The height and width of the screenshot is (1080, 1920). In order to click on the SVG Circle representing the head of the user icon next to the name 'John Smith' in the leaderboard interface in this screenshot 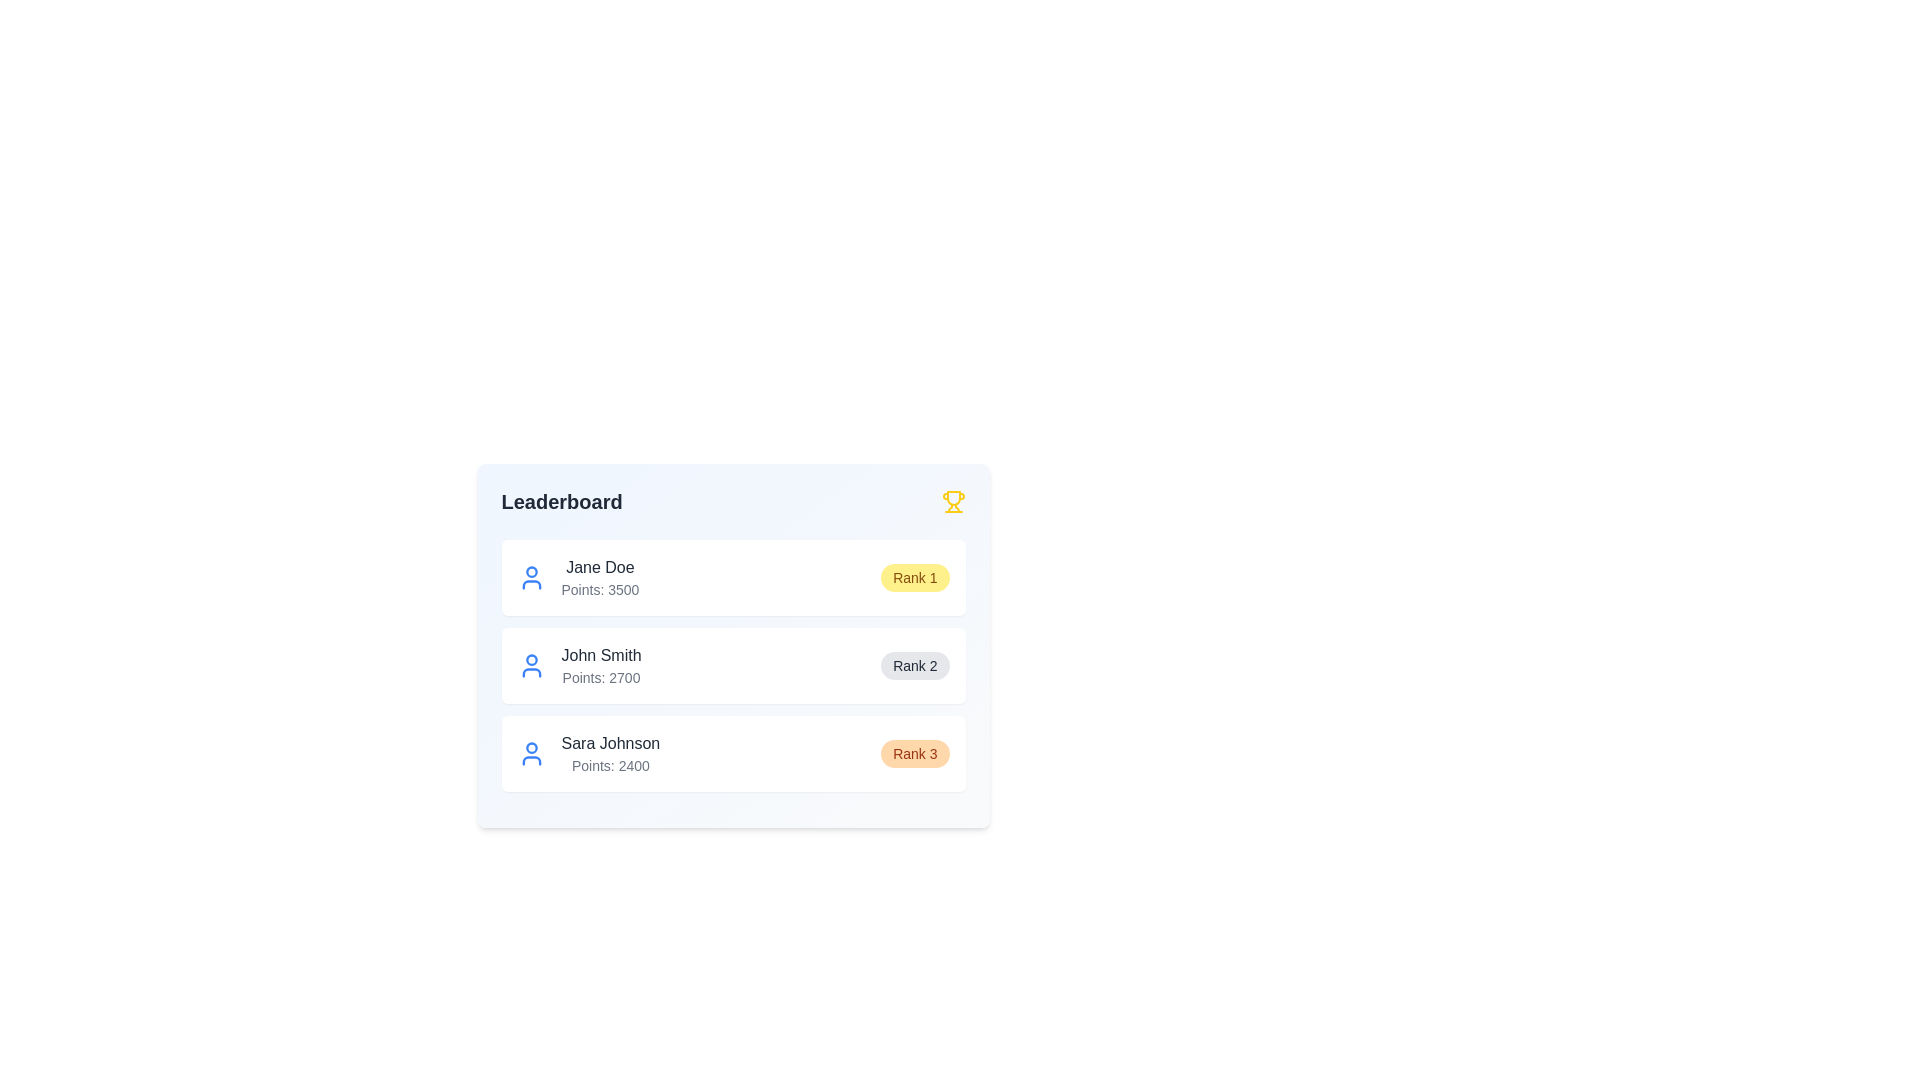, I will do `click(531, 660)`.